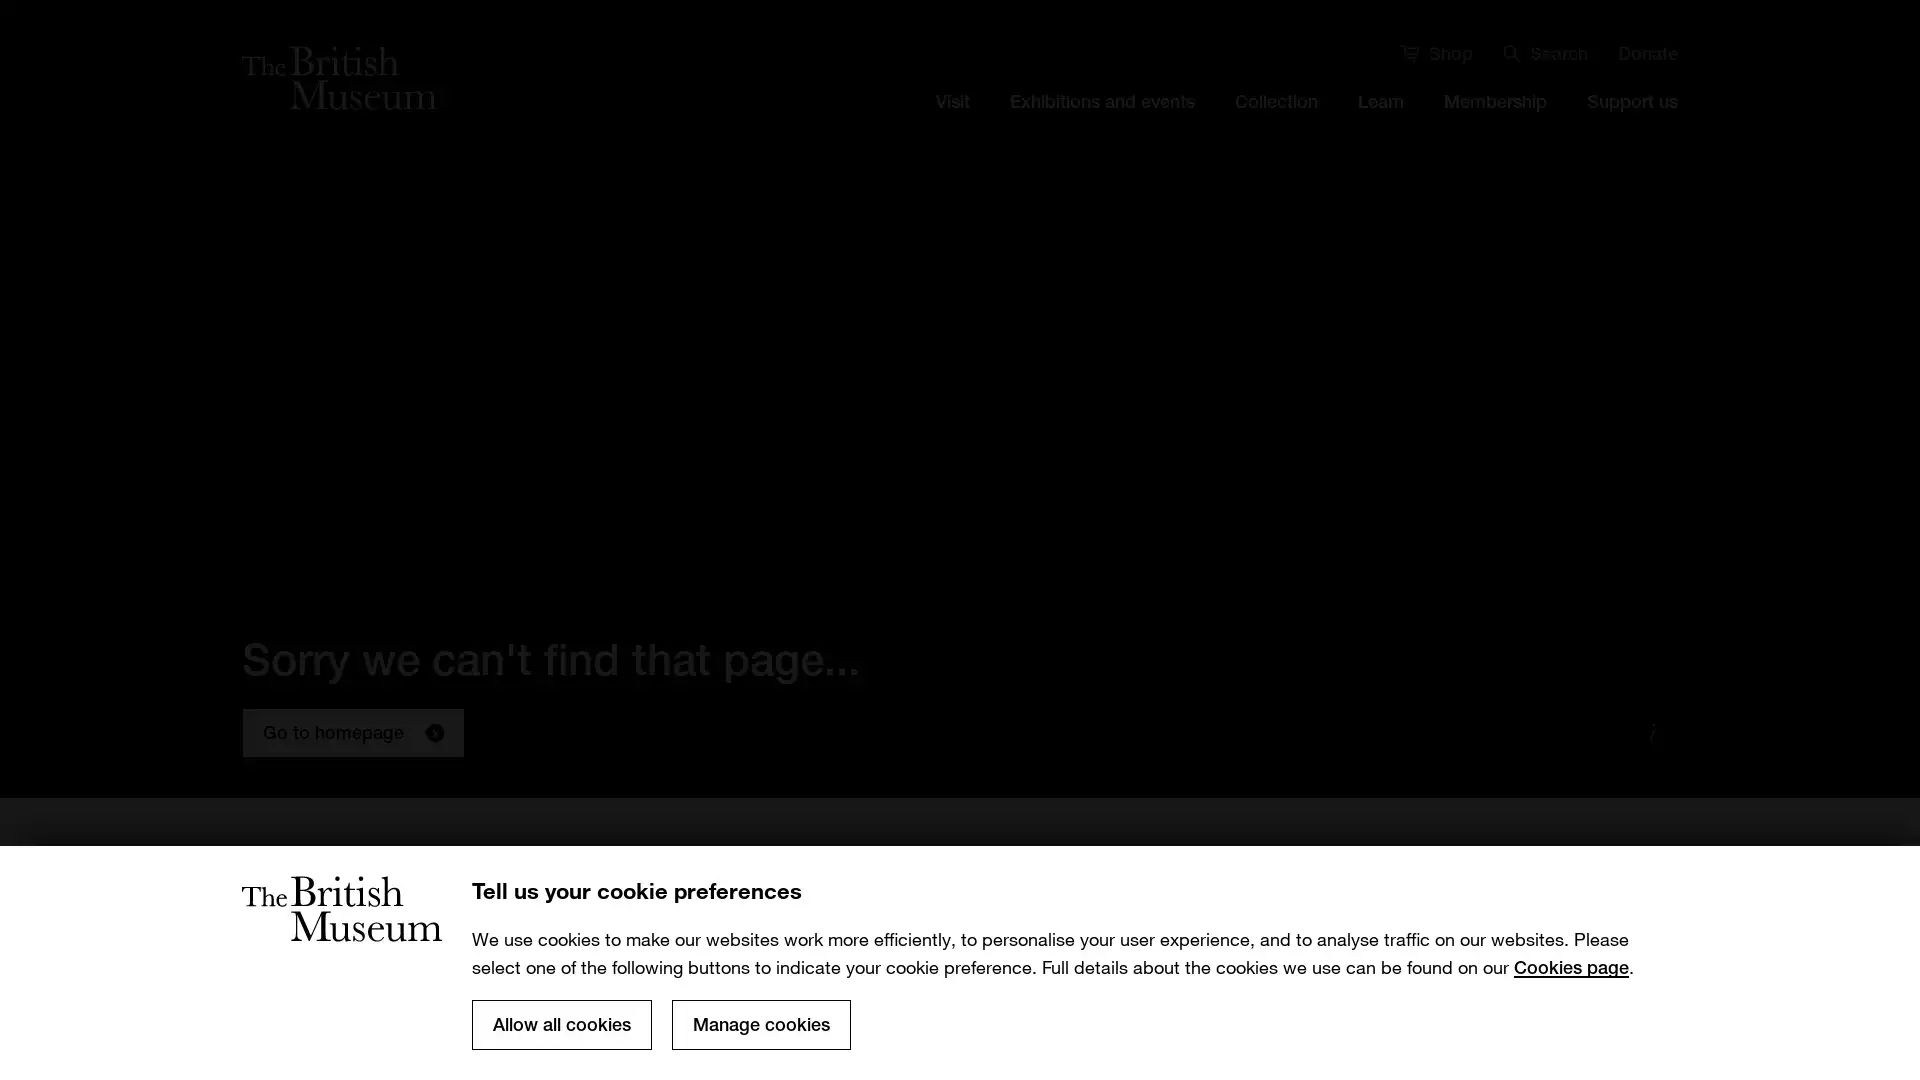 The height and width of the screenshot is (1080, 1920). I want to click on Allow all cookies, so click(560, 1025).